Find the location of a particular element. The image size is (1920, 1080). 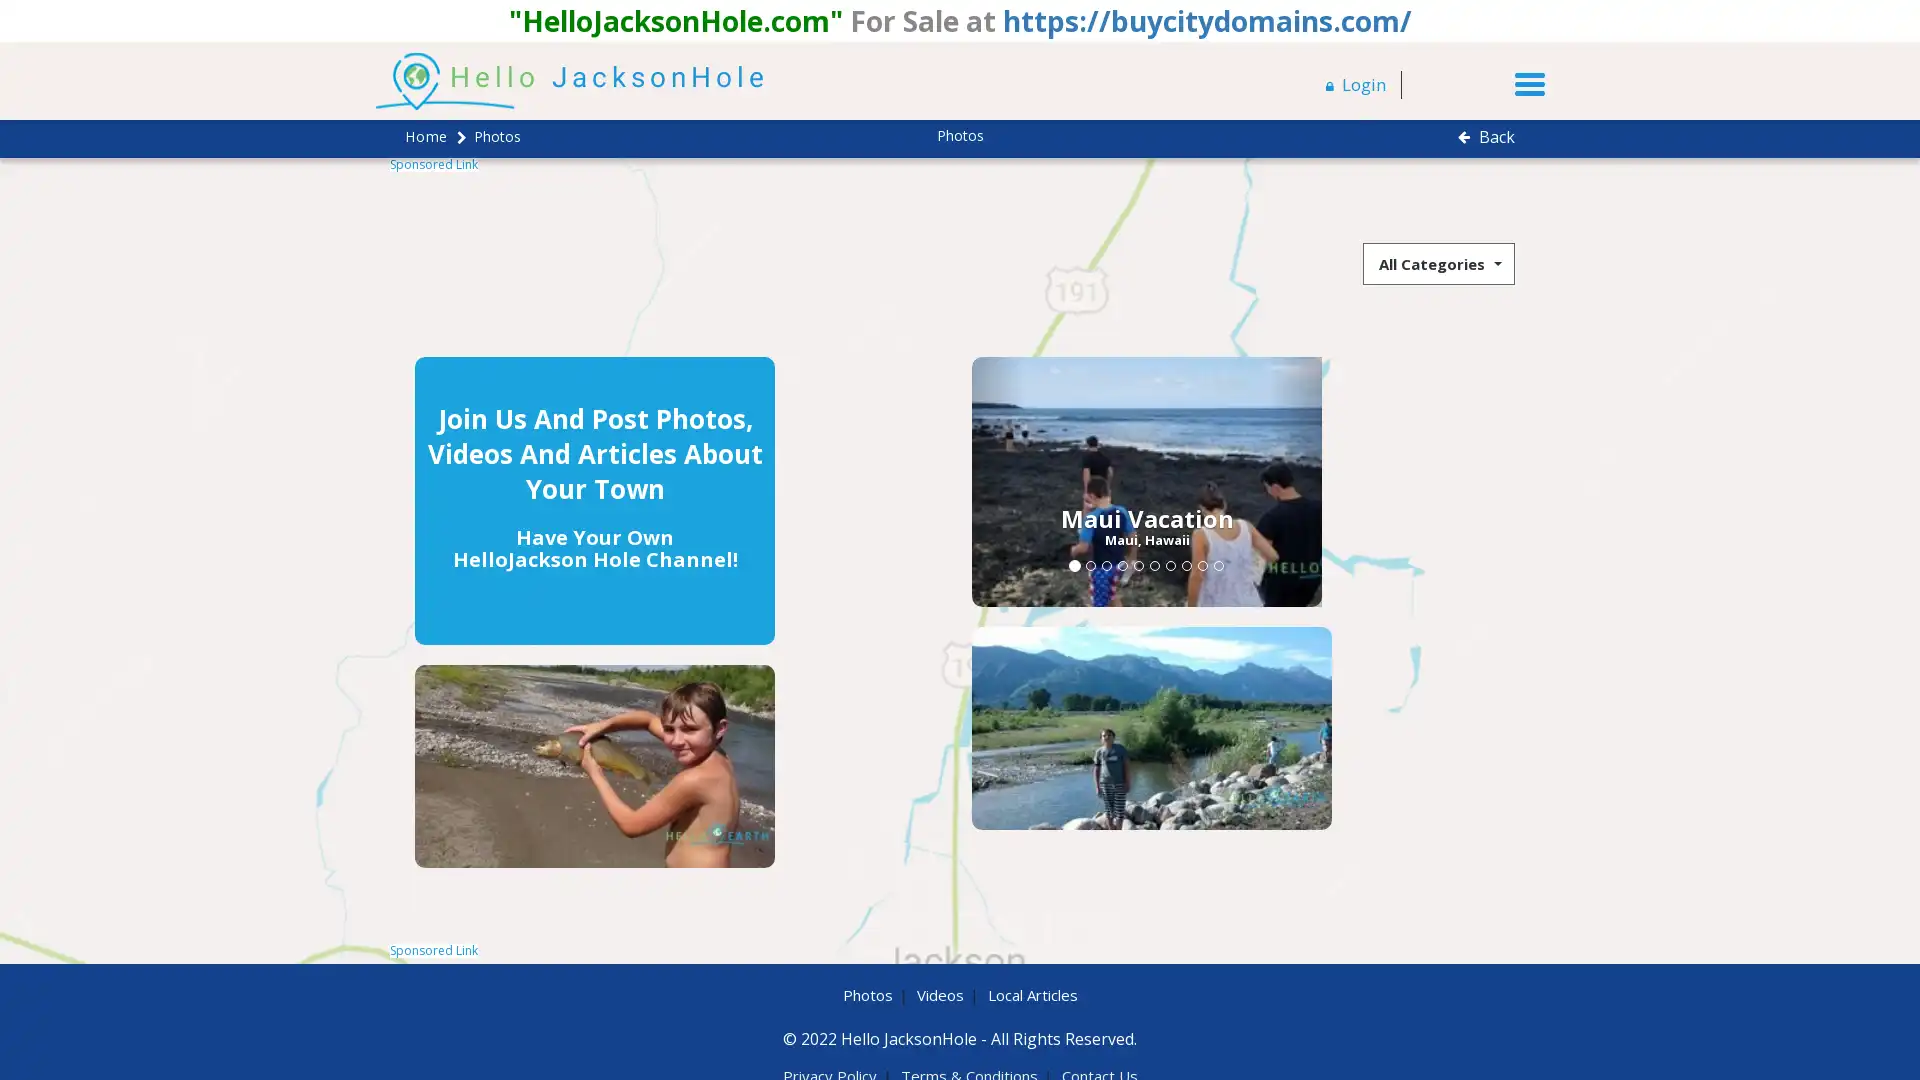

All Categories is located at coordinates (1438, 261).